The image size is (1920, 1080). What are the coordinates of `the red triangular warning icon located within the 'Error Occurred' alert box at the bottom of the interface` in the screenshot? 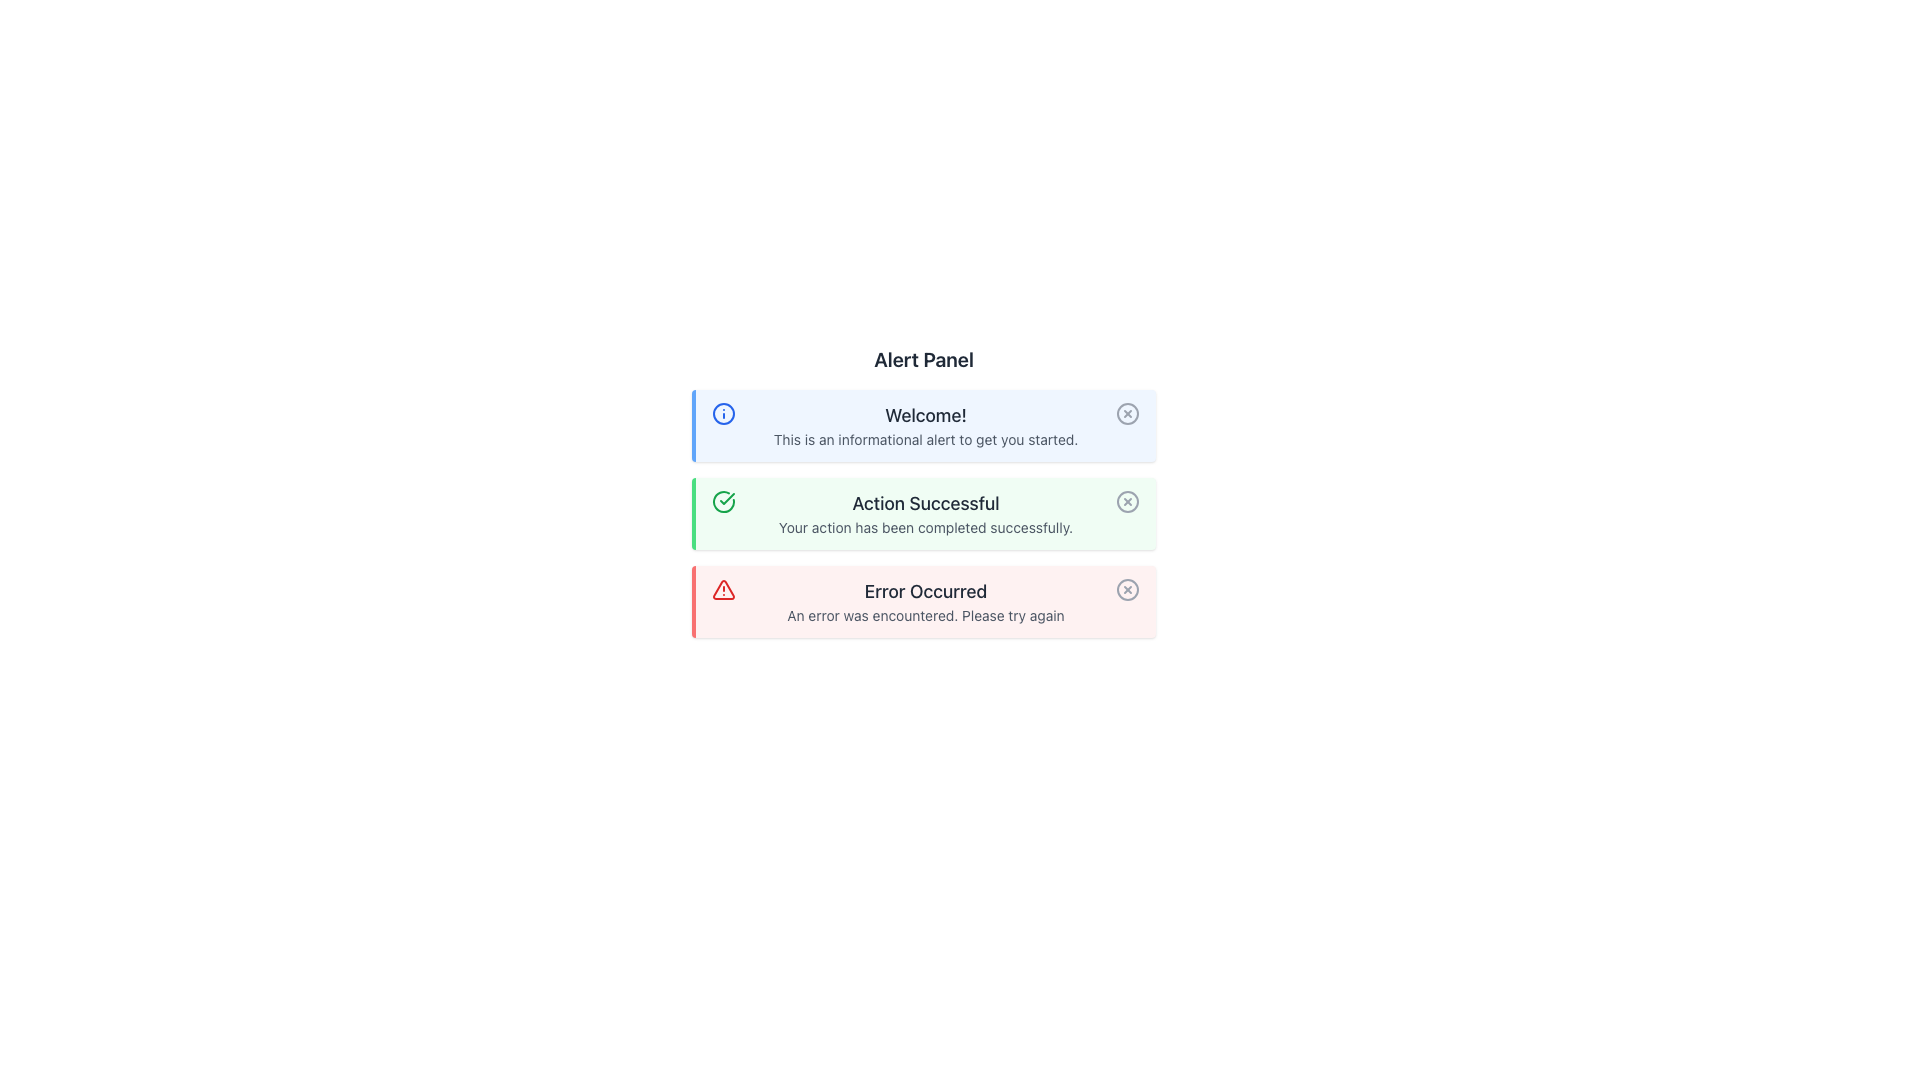 It's located at (723, 589).